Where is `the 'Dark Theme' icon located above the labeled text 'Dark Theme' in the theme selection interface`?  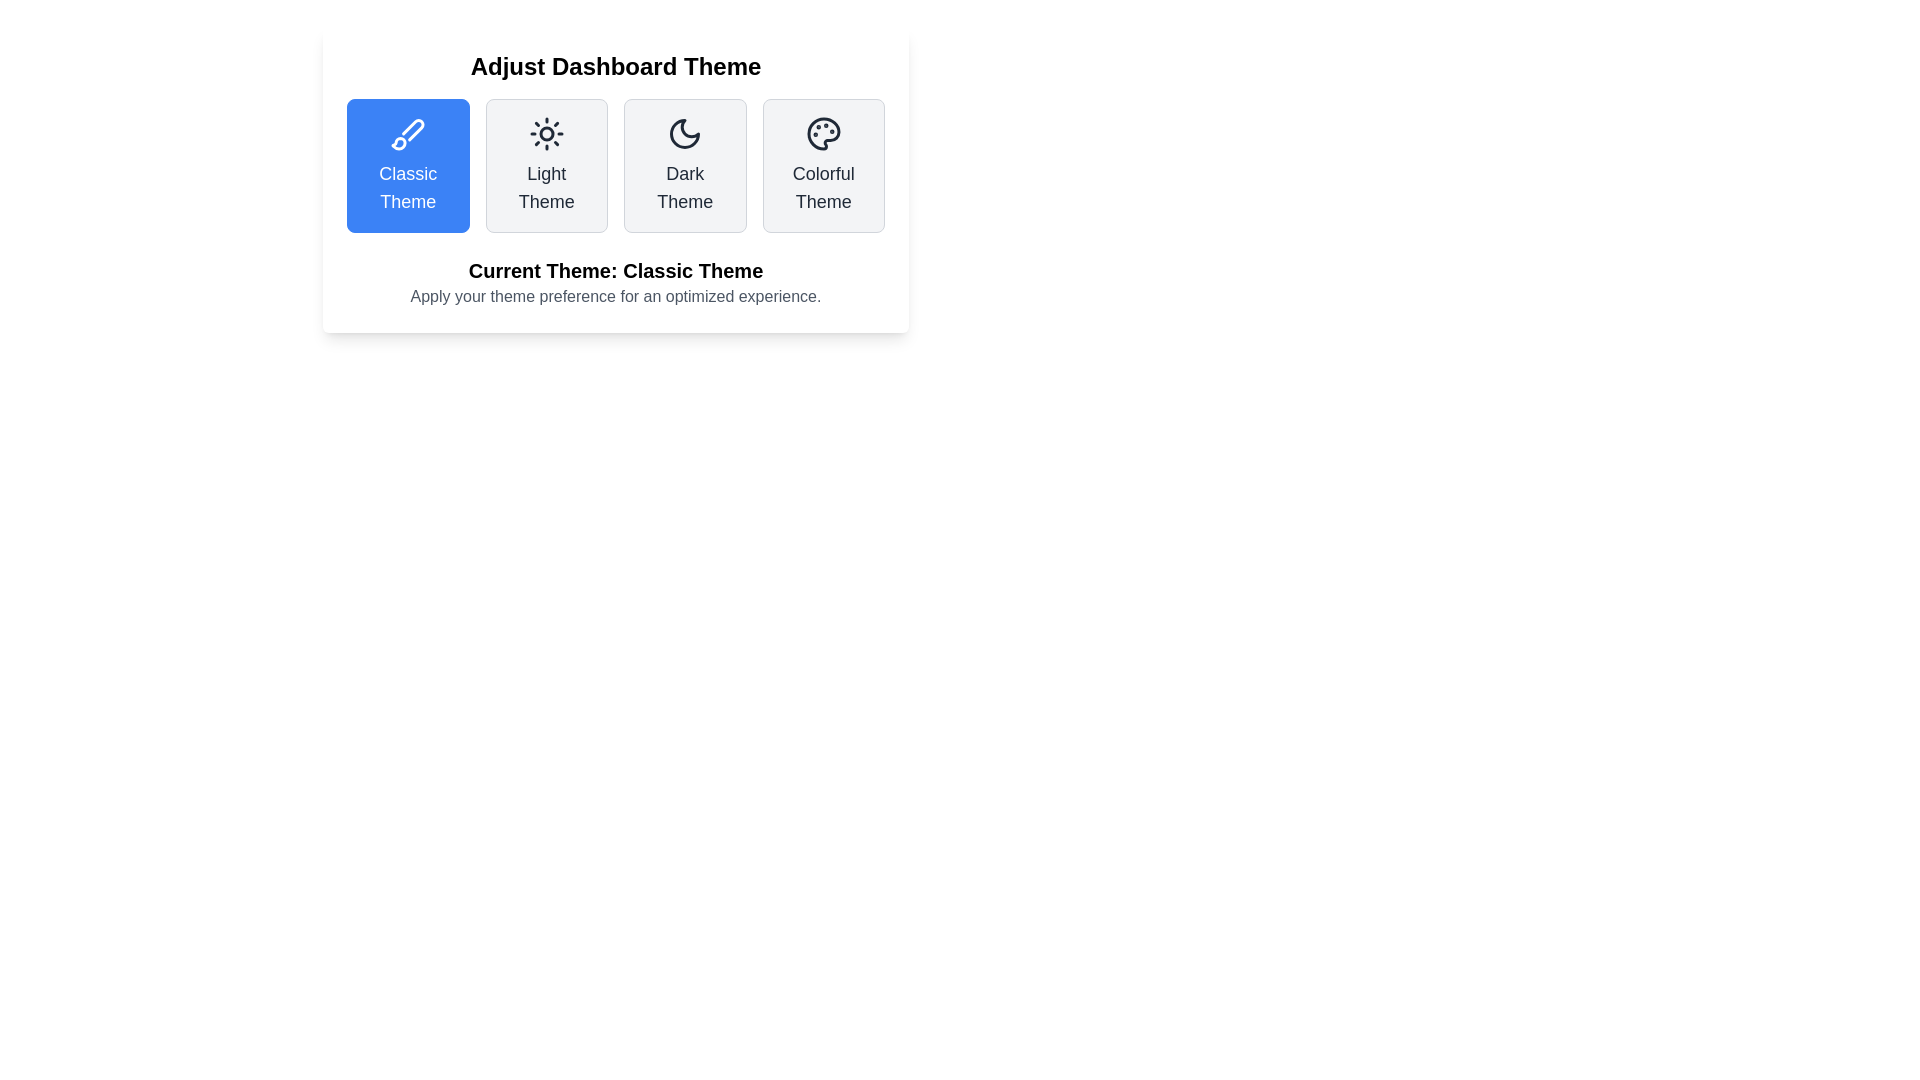 the 'Dark Theme' icon located above the labeled text 'Dark Theme' in the theme selection interface is located at coordinates (685, 134).